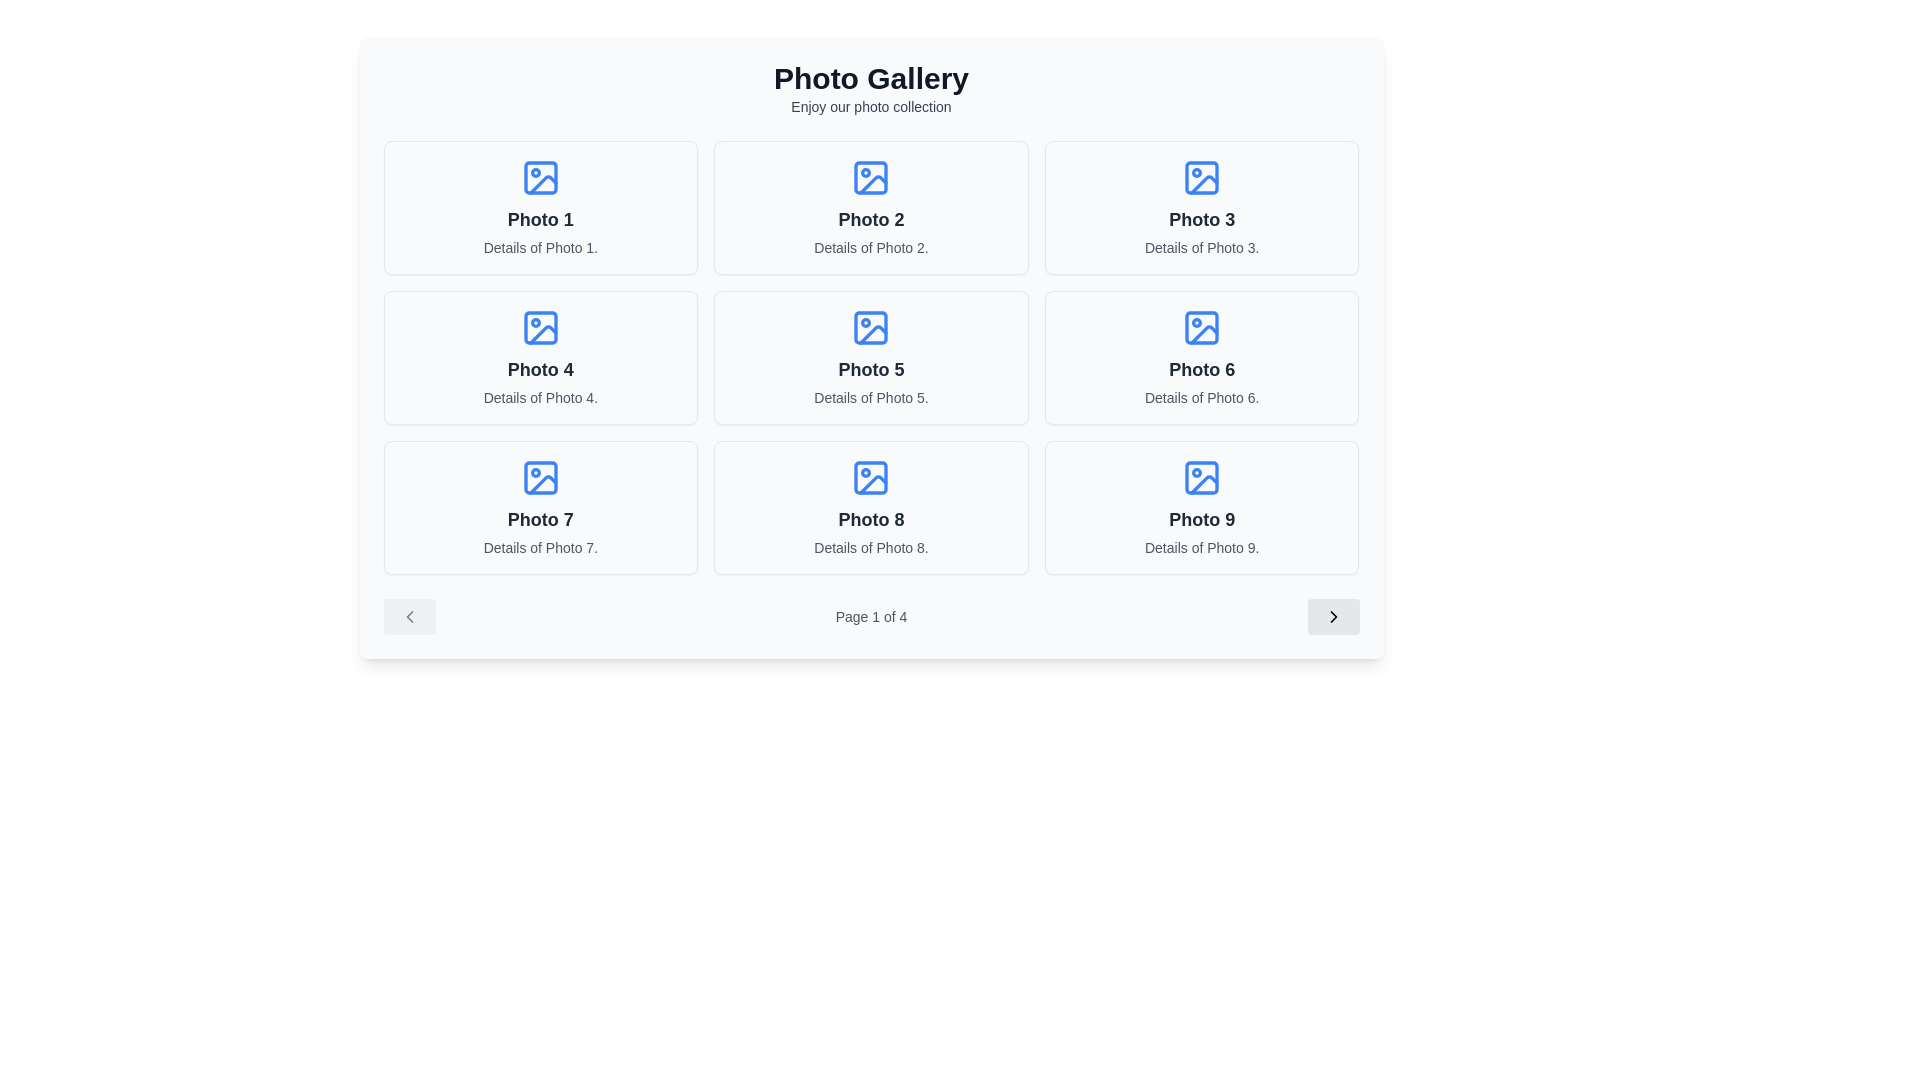 The image size is (1920, 1080). I want to click on the text label displaying 'Photo 3' in a bold and large font style, located in the third card of the photo gallery grid, positioned between the blue image icon and the description text 'Details of Photo 3.', so click(1201, 219).